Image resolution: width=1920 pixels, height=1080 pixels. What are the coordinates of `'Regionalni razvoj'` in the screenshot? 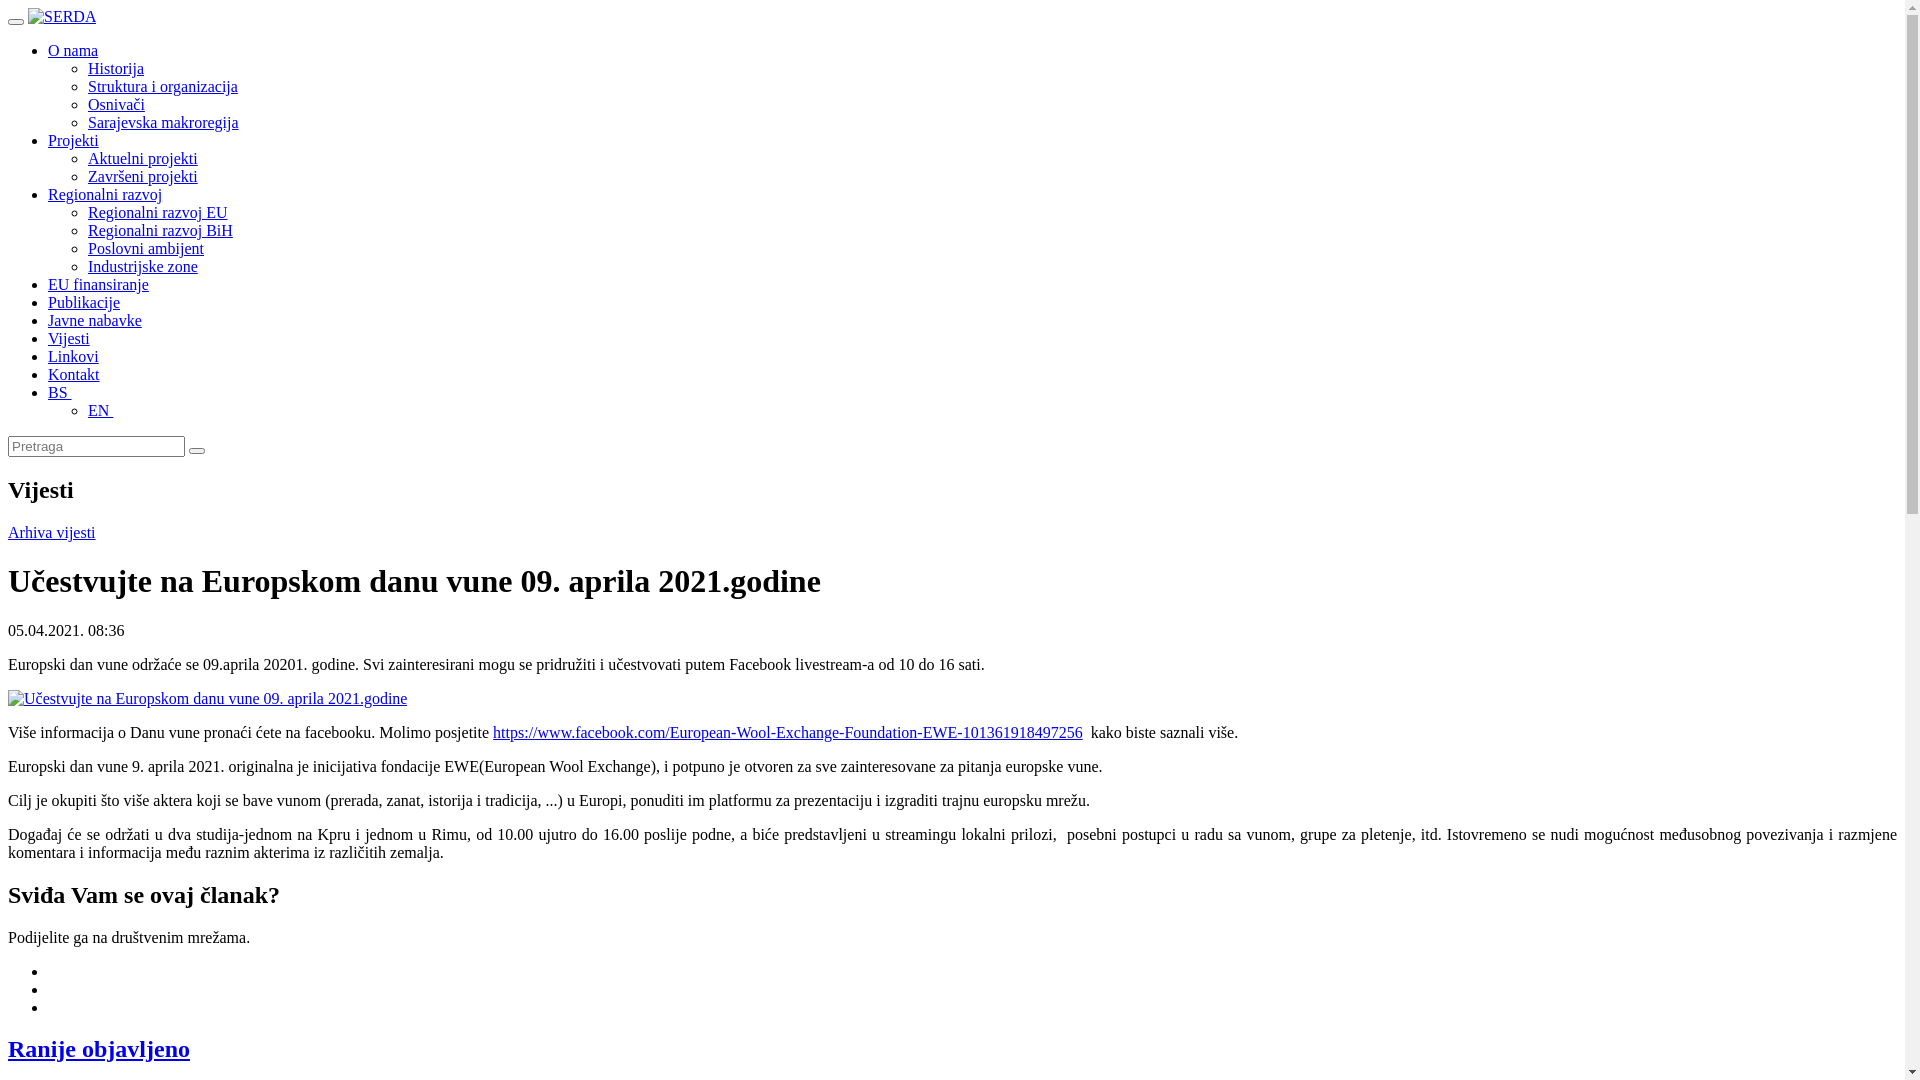 It's located at (104, 194).